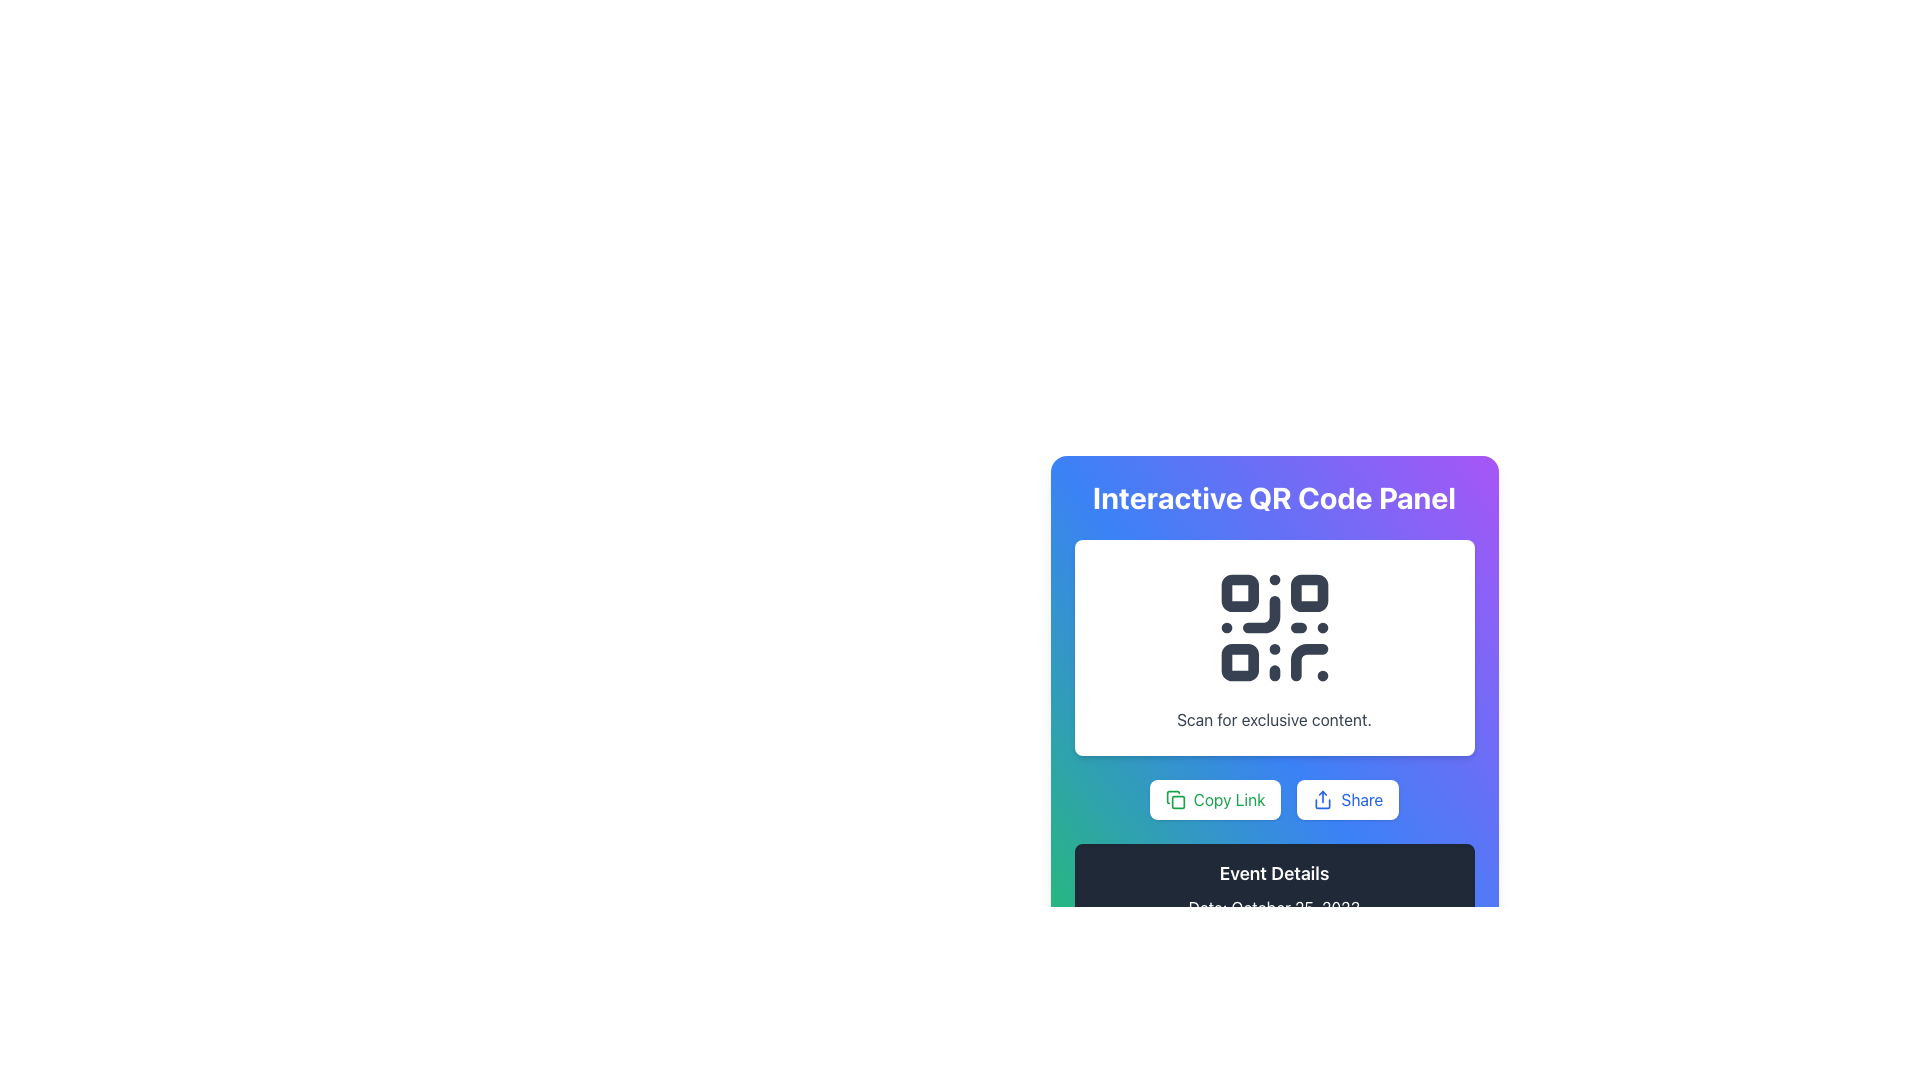 The image size is (1920, 1080). Describe the element at coordinates (1214, 798) in the screenshot. I see `the leftmost button that copies a link to the clipboard for keyboard navigation` at that location.